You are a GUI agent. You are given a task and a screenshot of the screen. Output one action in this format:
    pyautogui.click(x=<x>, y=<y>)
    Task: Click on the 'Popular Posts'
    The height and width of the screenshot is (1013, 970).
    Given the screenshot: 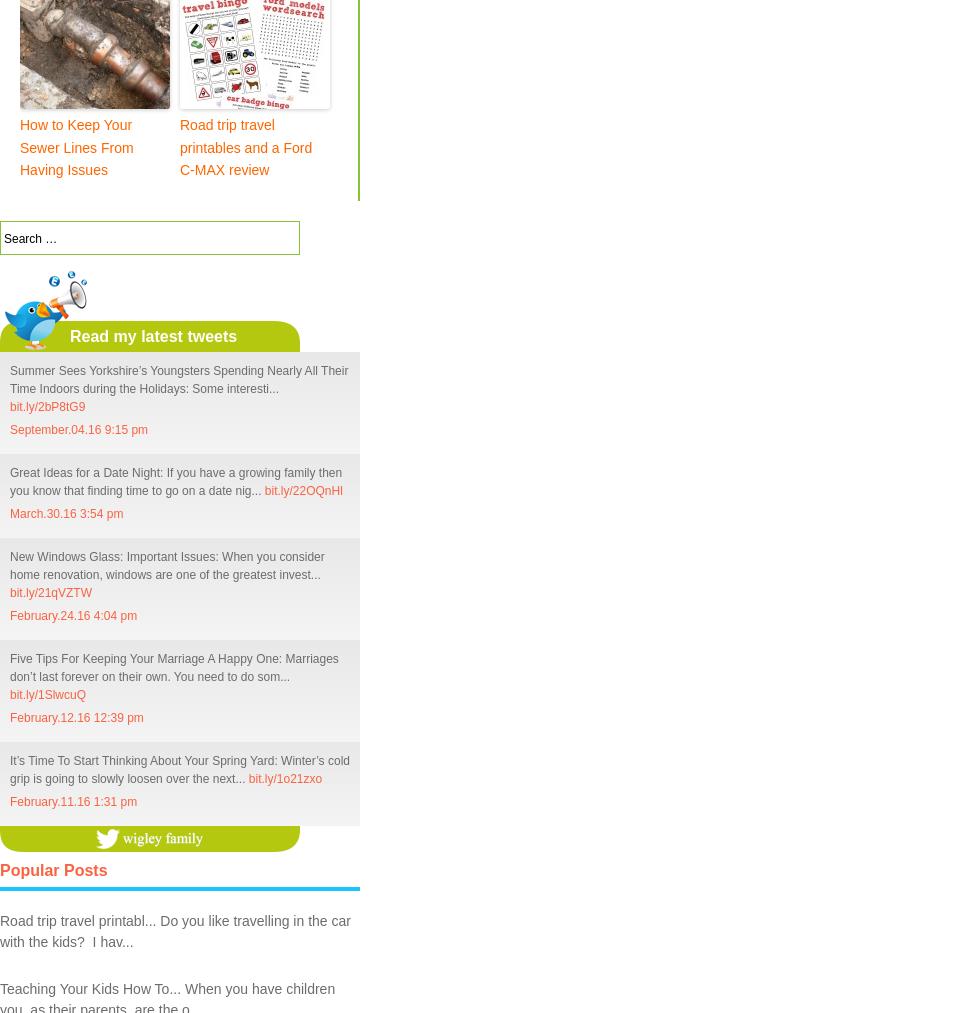 What is the action you would take?
    pyautogui.click(x=0, y=868)
    